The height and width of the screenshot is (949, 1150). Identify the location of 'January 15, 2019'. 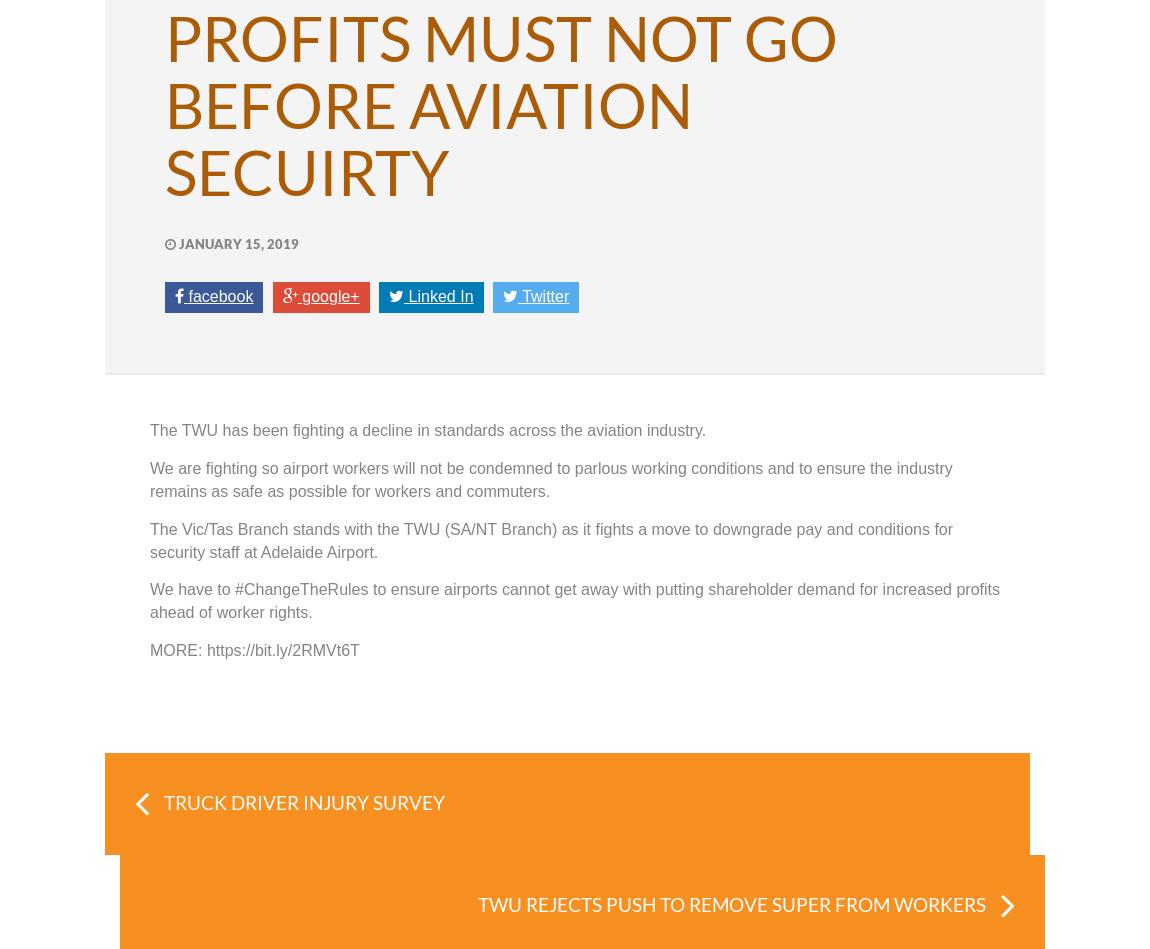
(236, 242).